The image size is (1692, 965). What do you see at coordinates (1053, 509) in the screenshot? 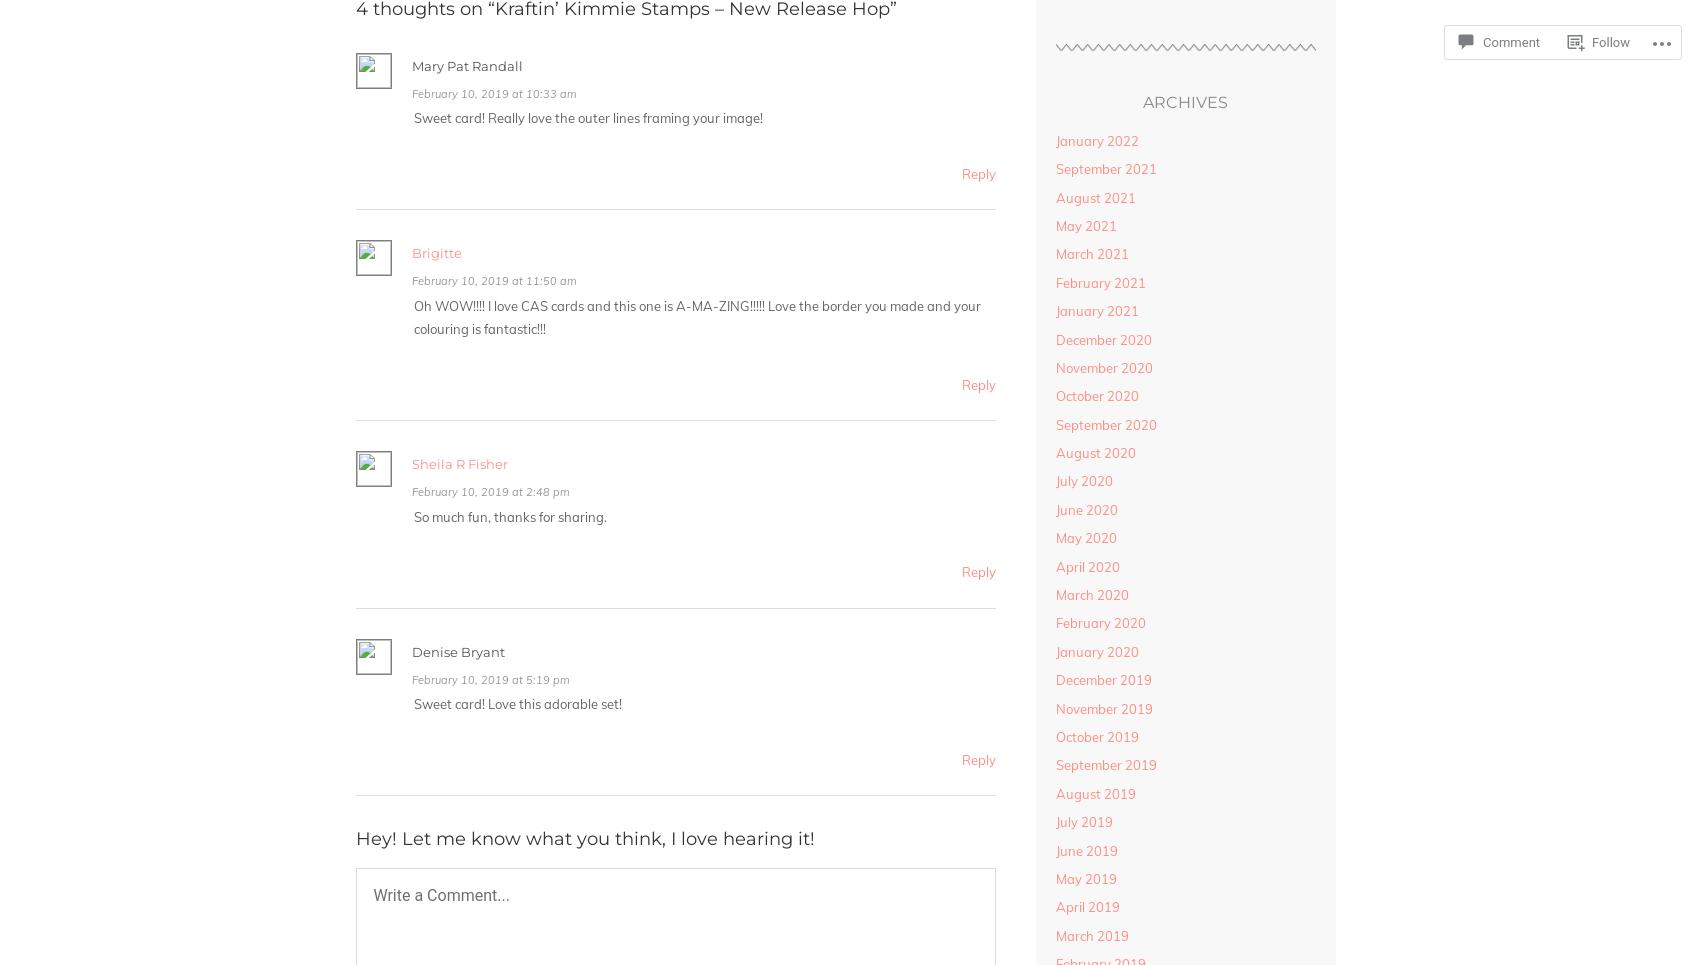
I see `'June 2020'` at bounding box center [1053, 509].